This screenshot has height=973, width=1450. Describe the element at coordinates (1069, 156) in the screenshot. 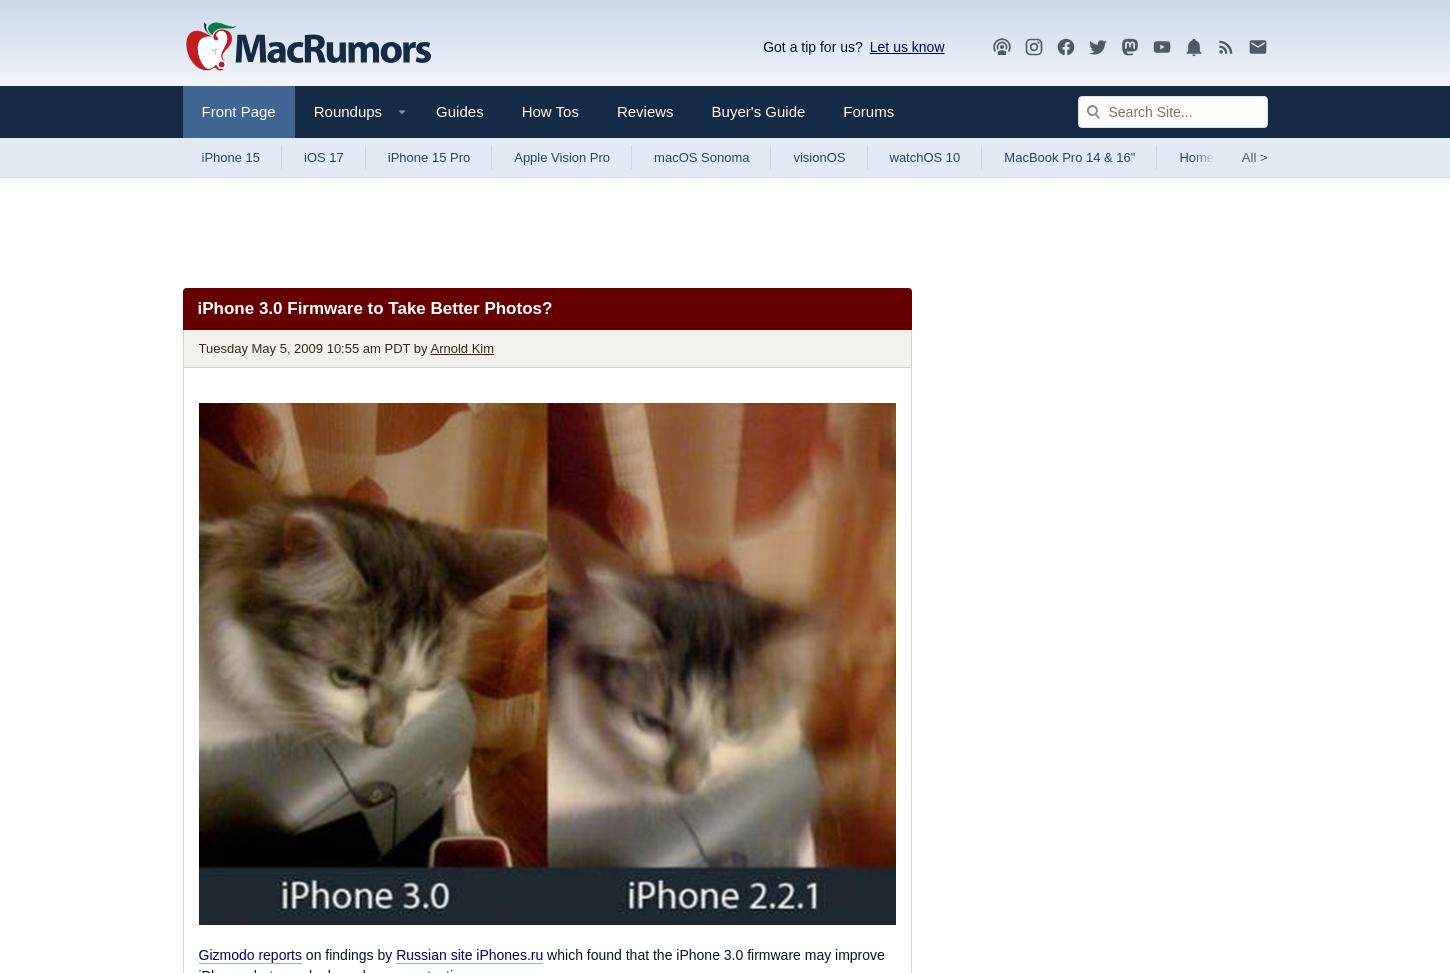

I see `'MacBook Pro 14 & 16"'` at that location.